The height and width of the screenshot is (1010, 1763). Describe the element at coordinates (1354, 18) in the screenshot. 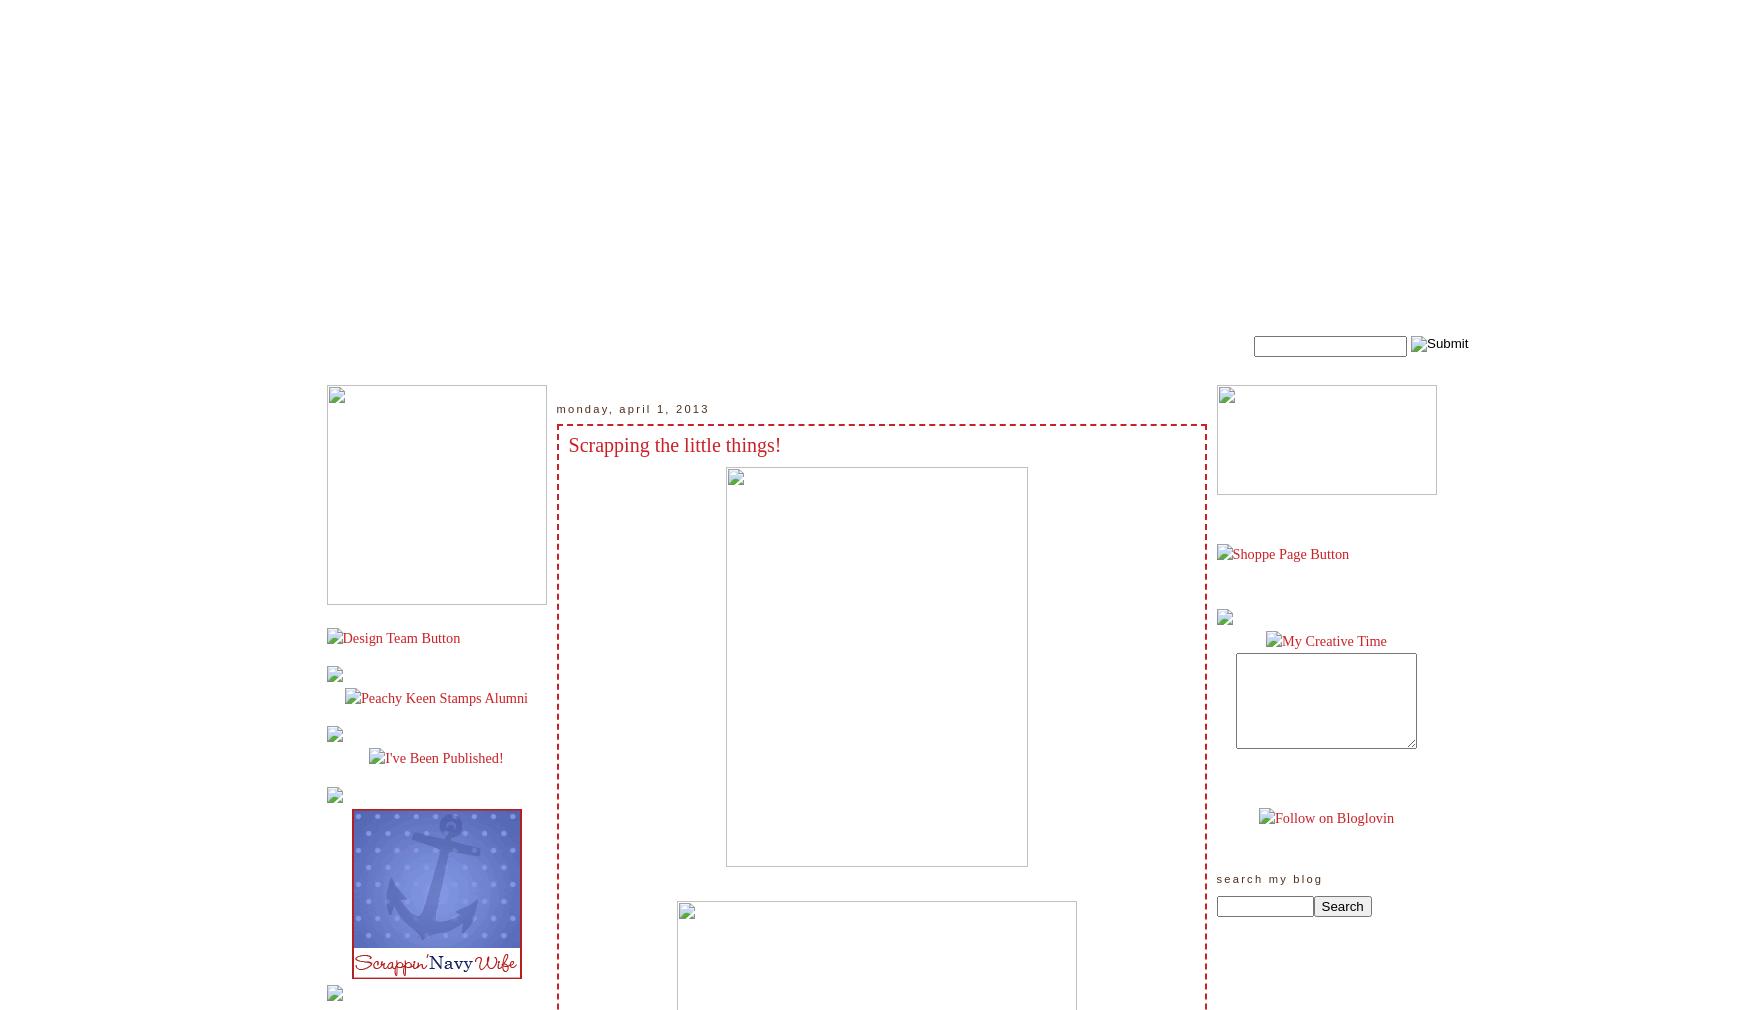

I see `'You Tube'` at that location.